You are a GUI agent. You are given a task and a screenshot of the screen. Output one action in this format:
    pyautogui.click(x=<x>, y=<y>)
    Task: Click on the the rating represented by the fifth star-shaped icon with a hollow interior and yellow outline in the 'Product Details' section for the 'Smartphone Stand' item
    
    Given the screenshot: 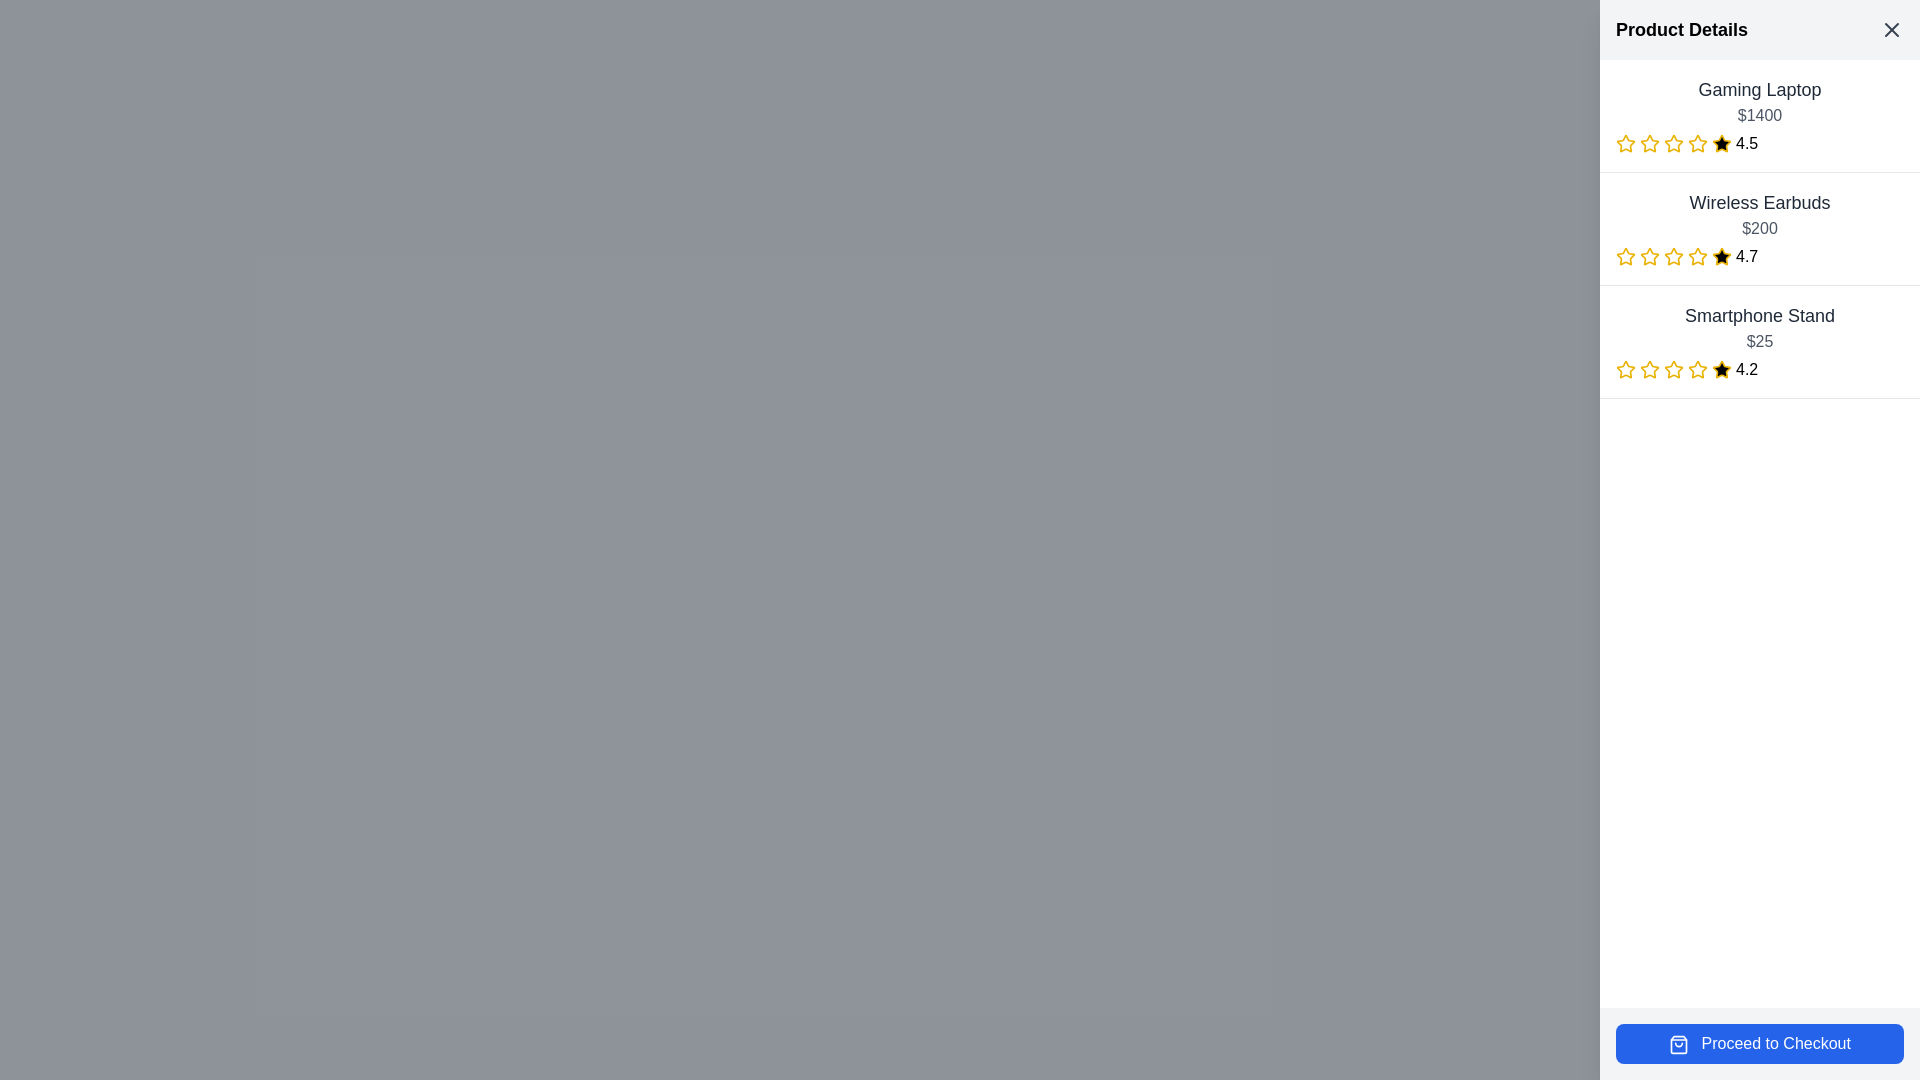 What is the action you would take?
    pyautogui.click(x=1674, y=370)
    